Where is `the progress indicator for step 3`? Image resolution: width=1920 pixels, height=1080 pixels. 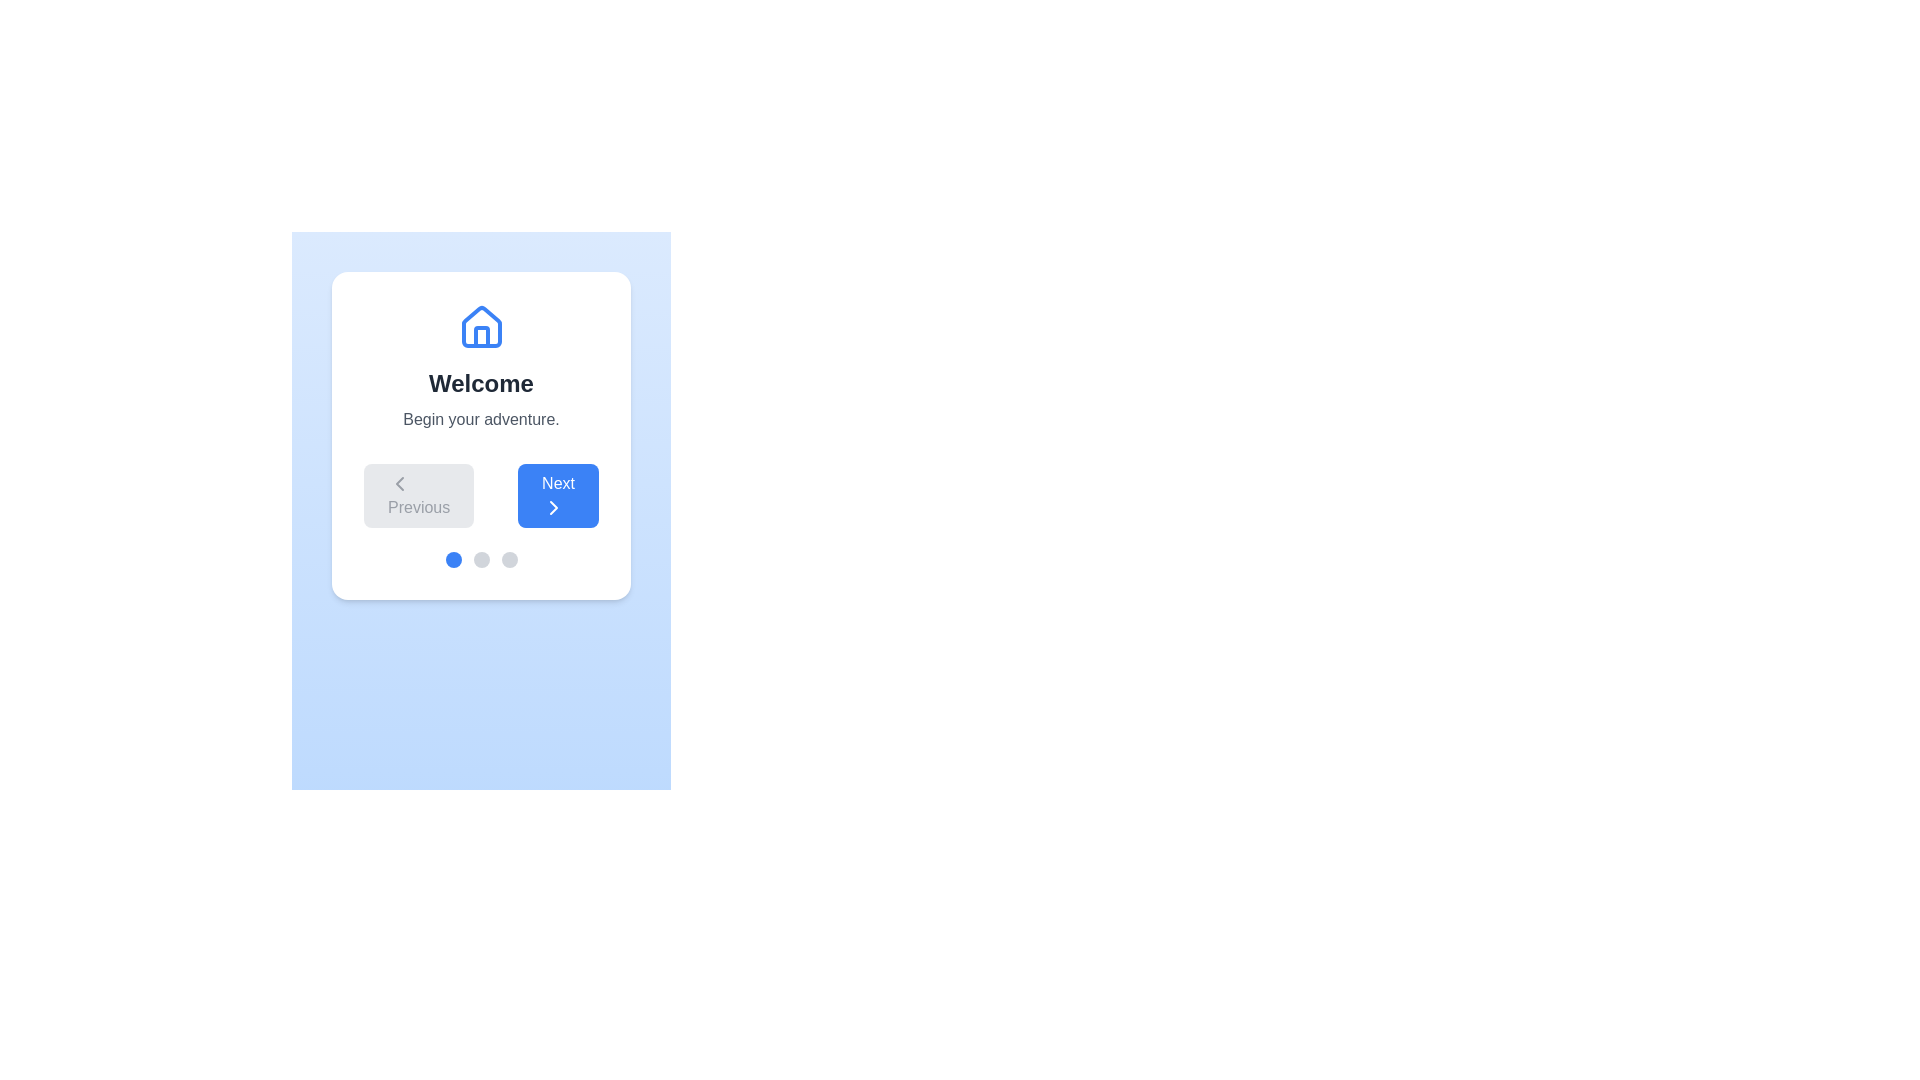
the progress indicator for step 3 is located at coordinates (509, 559).